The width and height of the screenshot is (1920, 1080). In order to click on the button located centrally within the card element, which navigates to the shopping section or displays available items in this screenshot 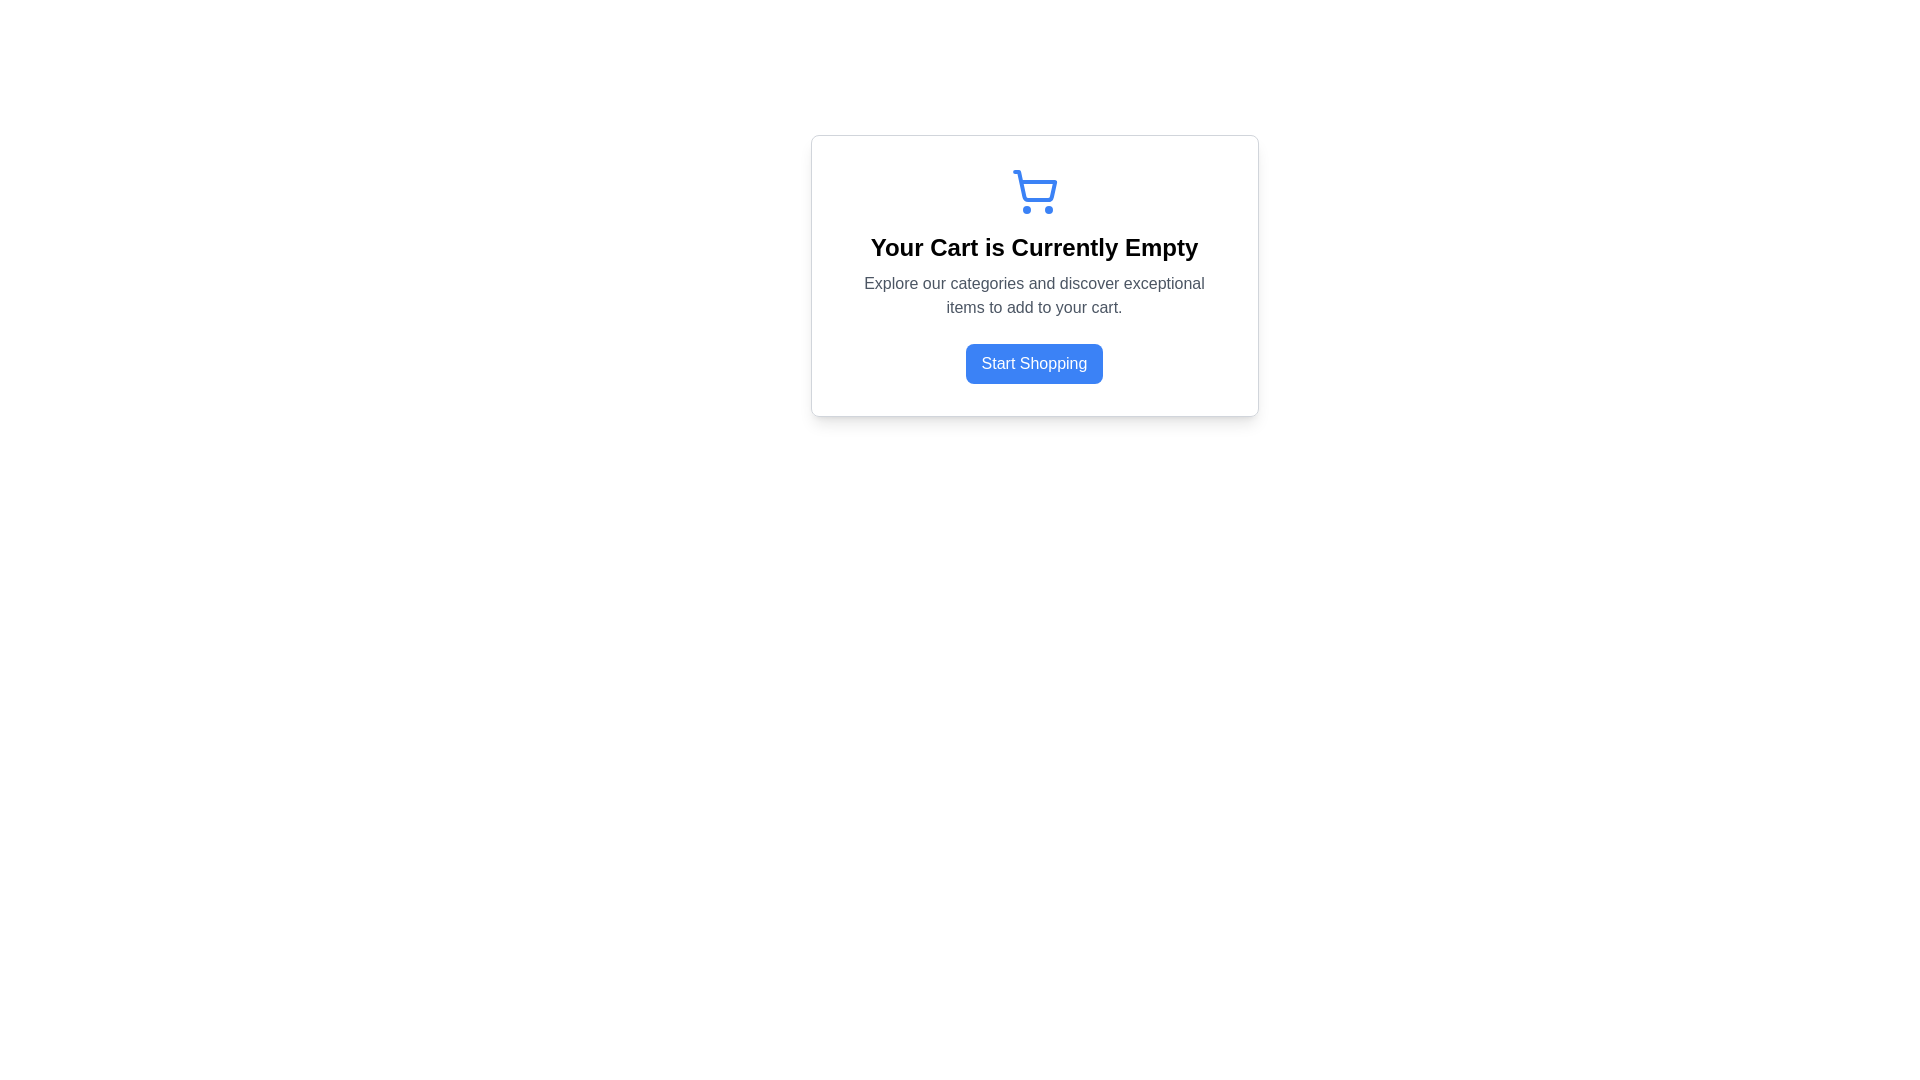, I will do `click(1034, 363)`.